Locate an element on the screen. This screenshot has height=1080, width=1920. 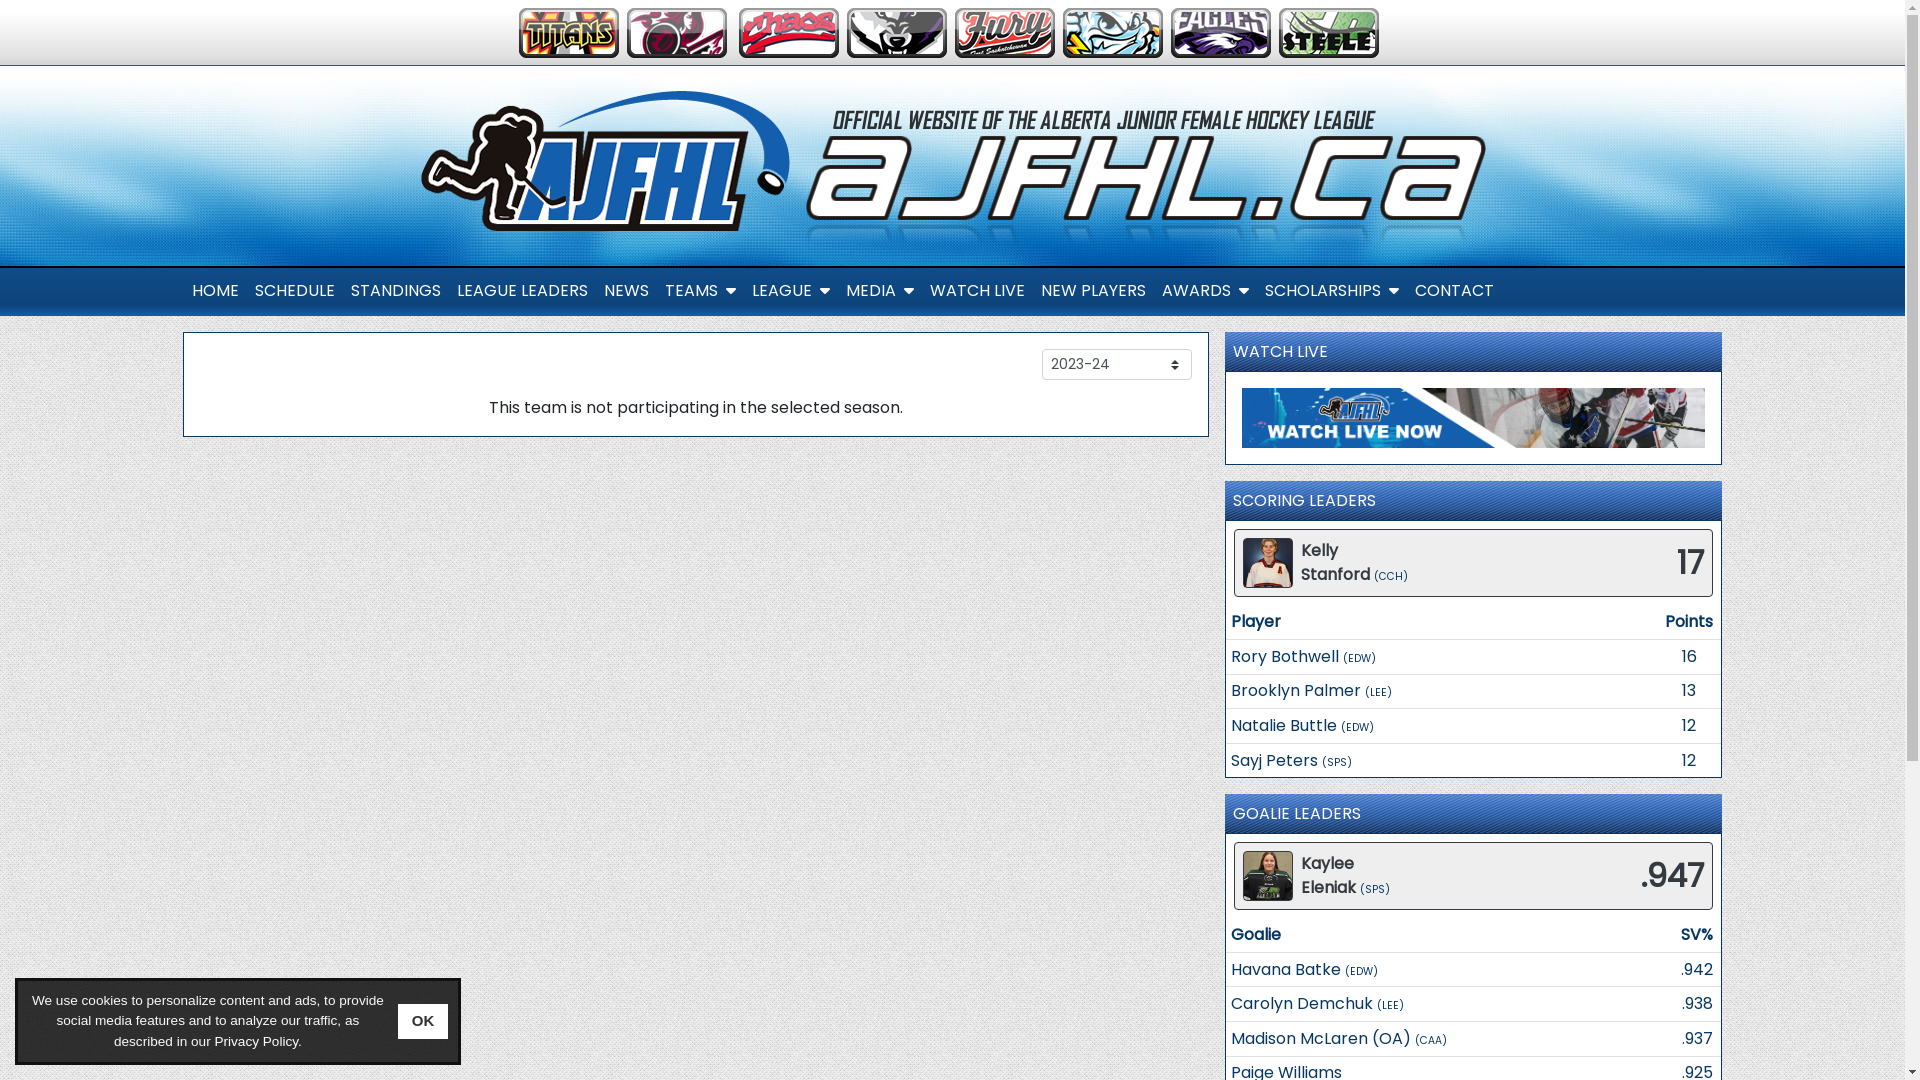
'Madison McLaren (OA)' is located at coordinates (1229, 1037).